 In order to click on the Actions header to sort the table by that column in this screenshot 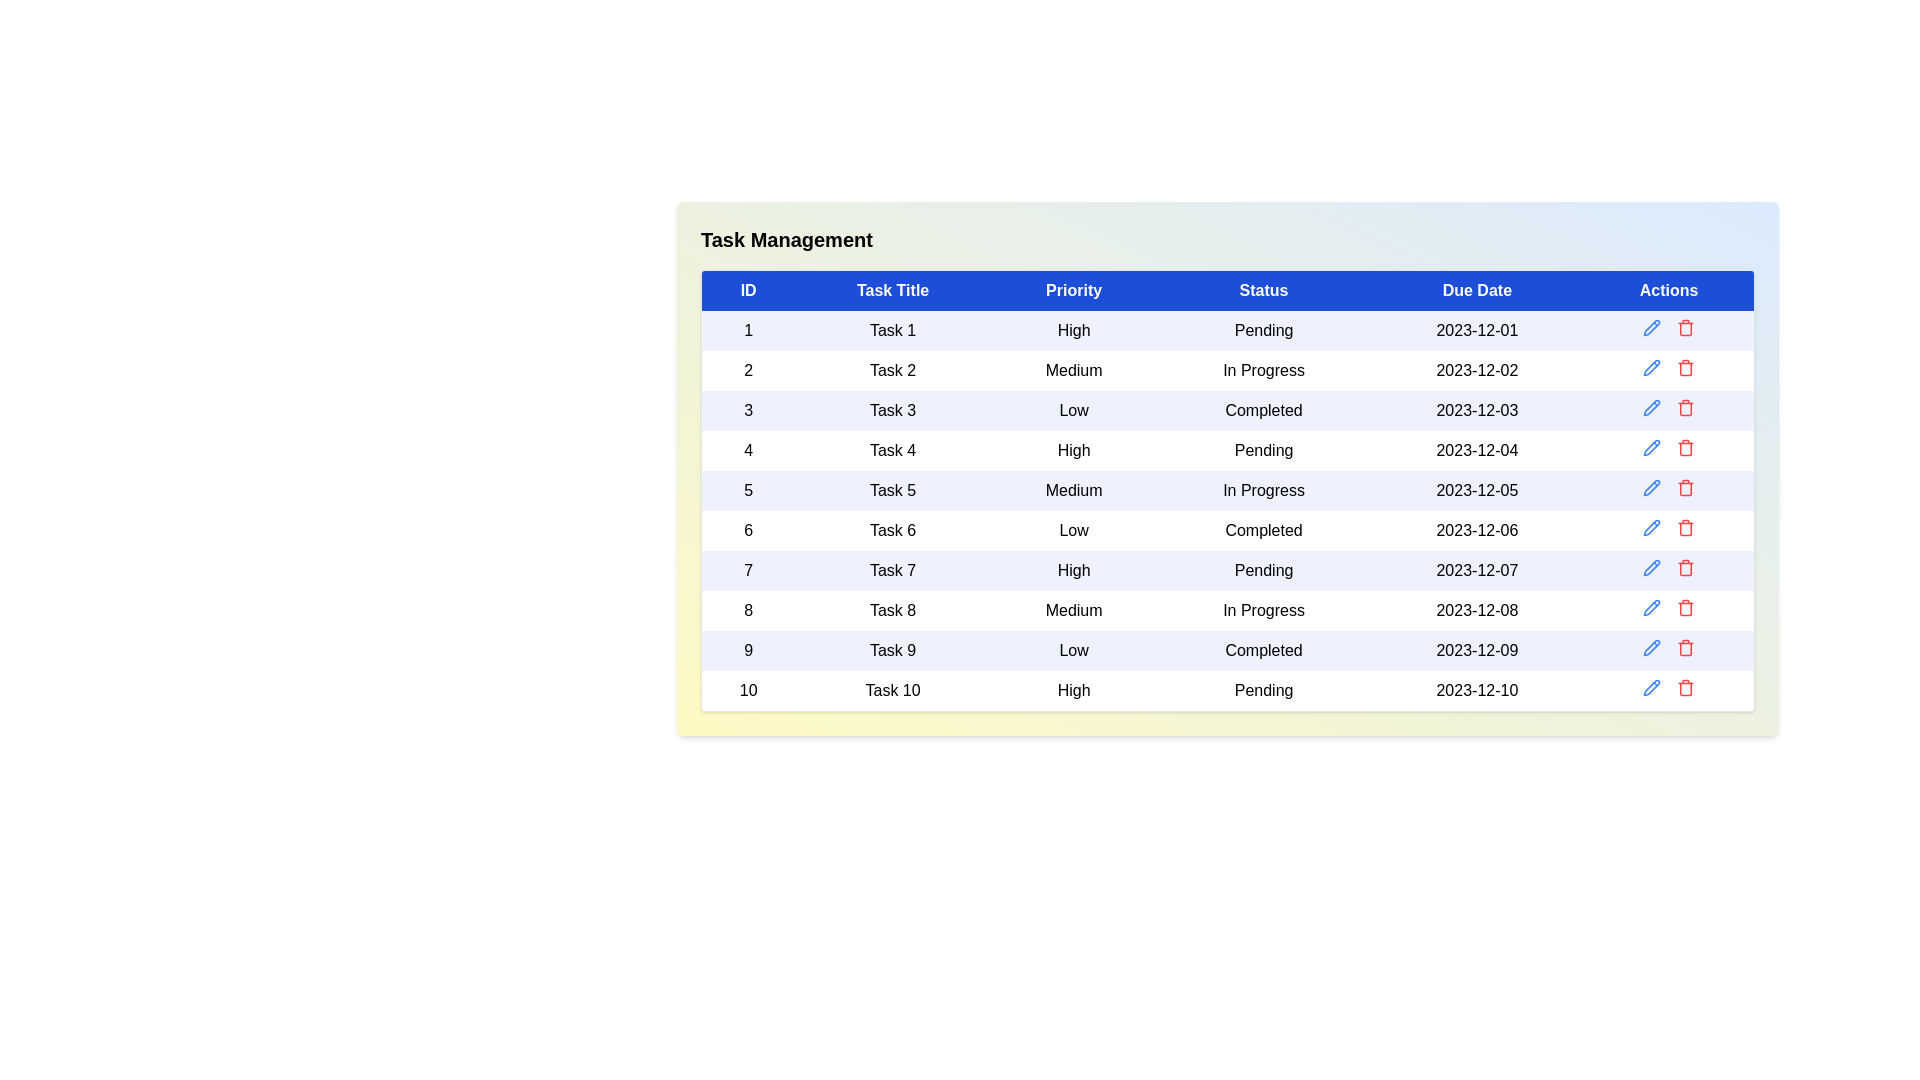, I will do `click(1669, 290)`.